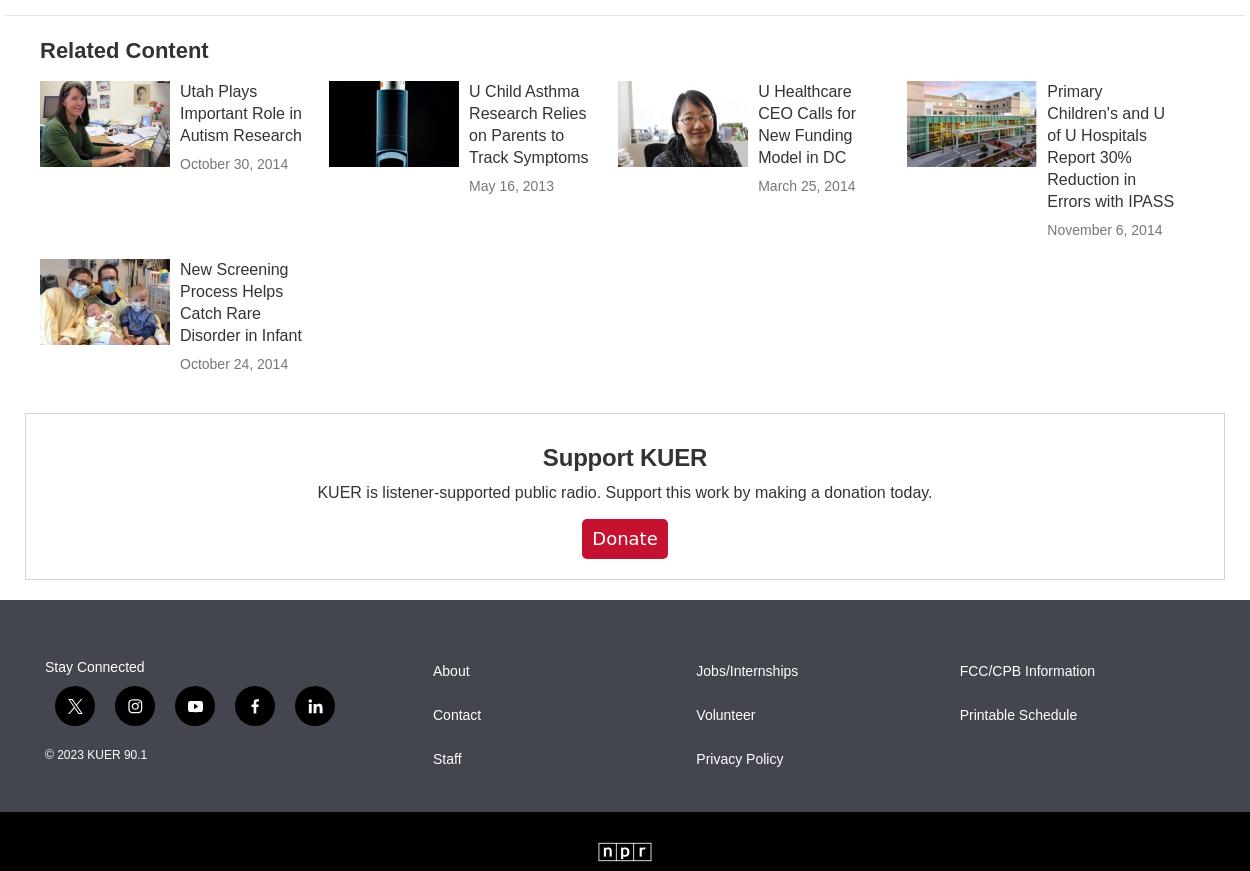 The width and height of the screenshot is (1250, 871). Describe the element at coordinates (445, 802) in the screenshot. I see `'Staff'` at that location.